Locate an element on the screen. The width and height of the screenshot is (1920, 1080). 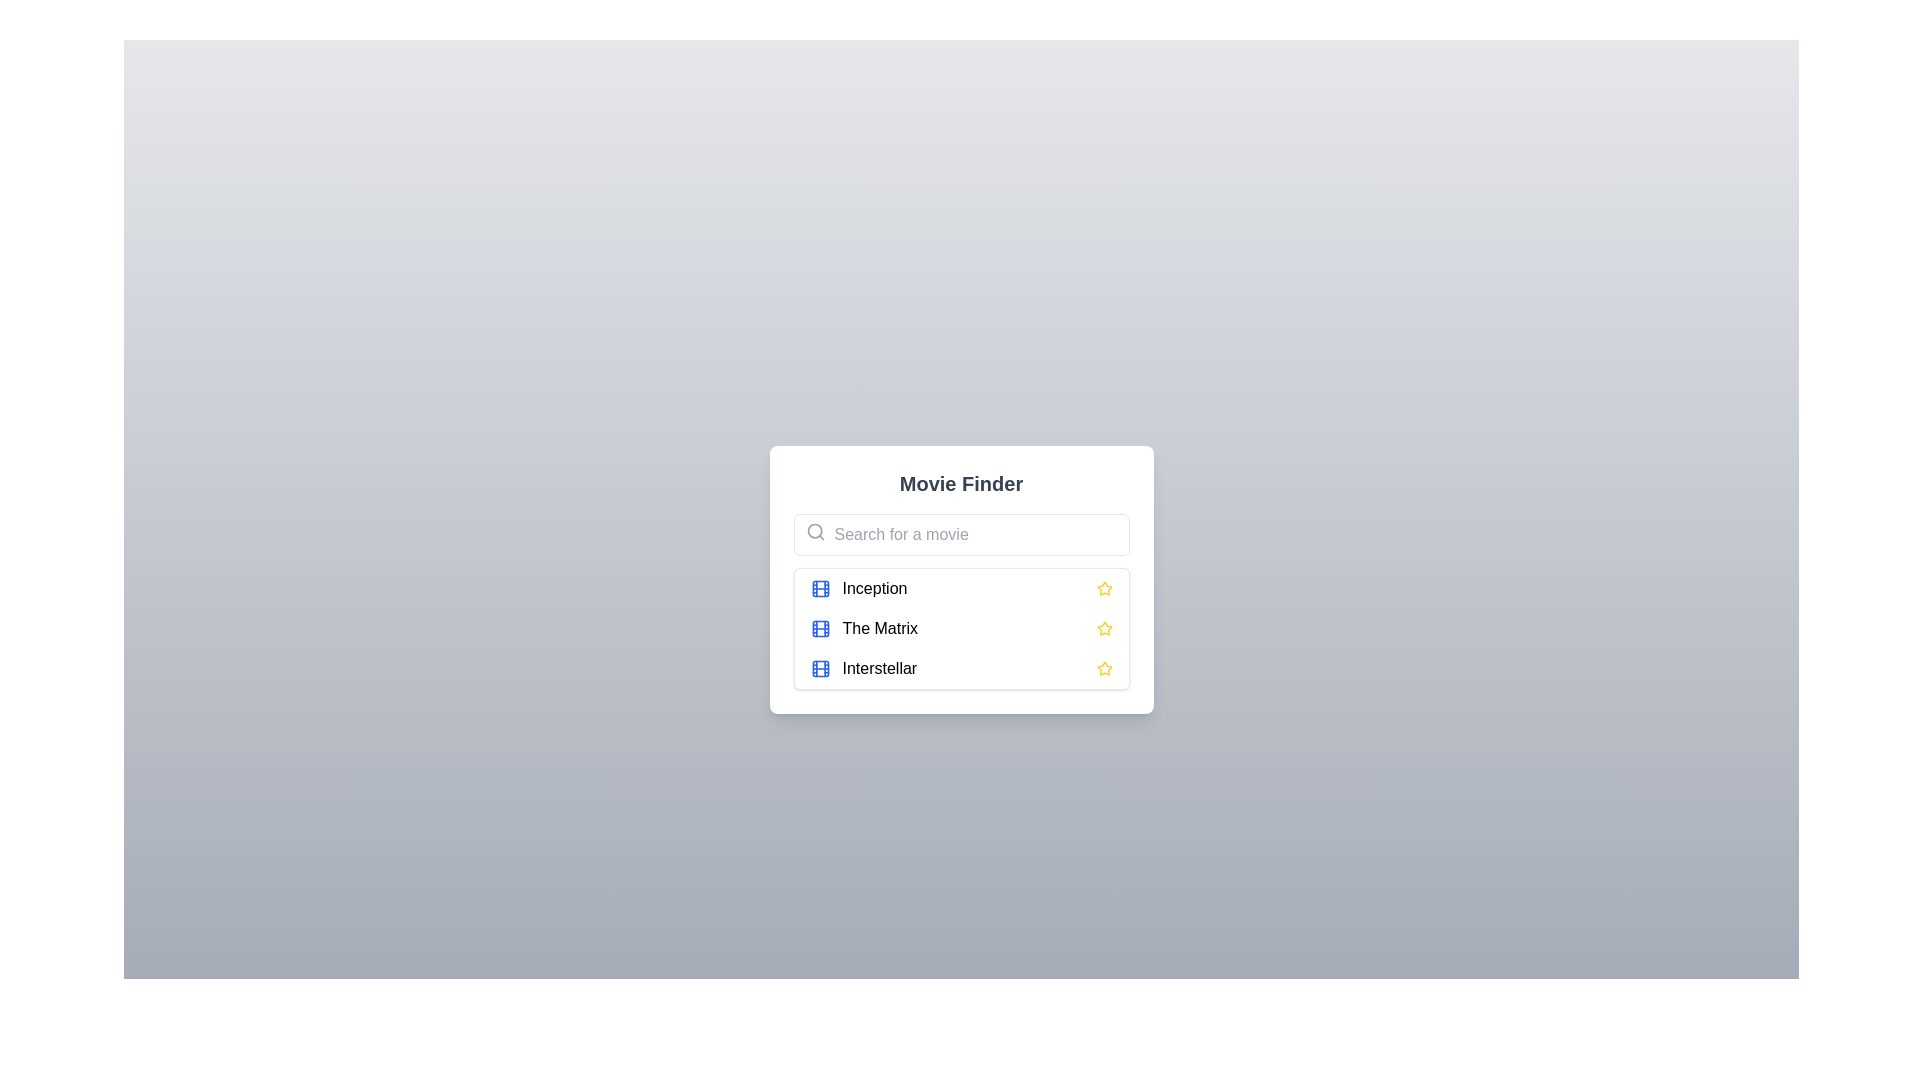
the text label representing the movie titled 'The Matrix' is located at coordinates (880, 627).